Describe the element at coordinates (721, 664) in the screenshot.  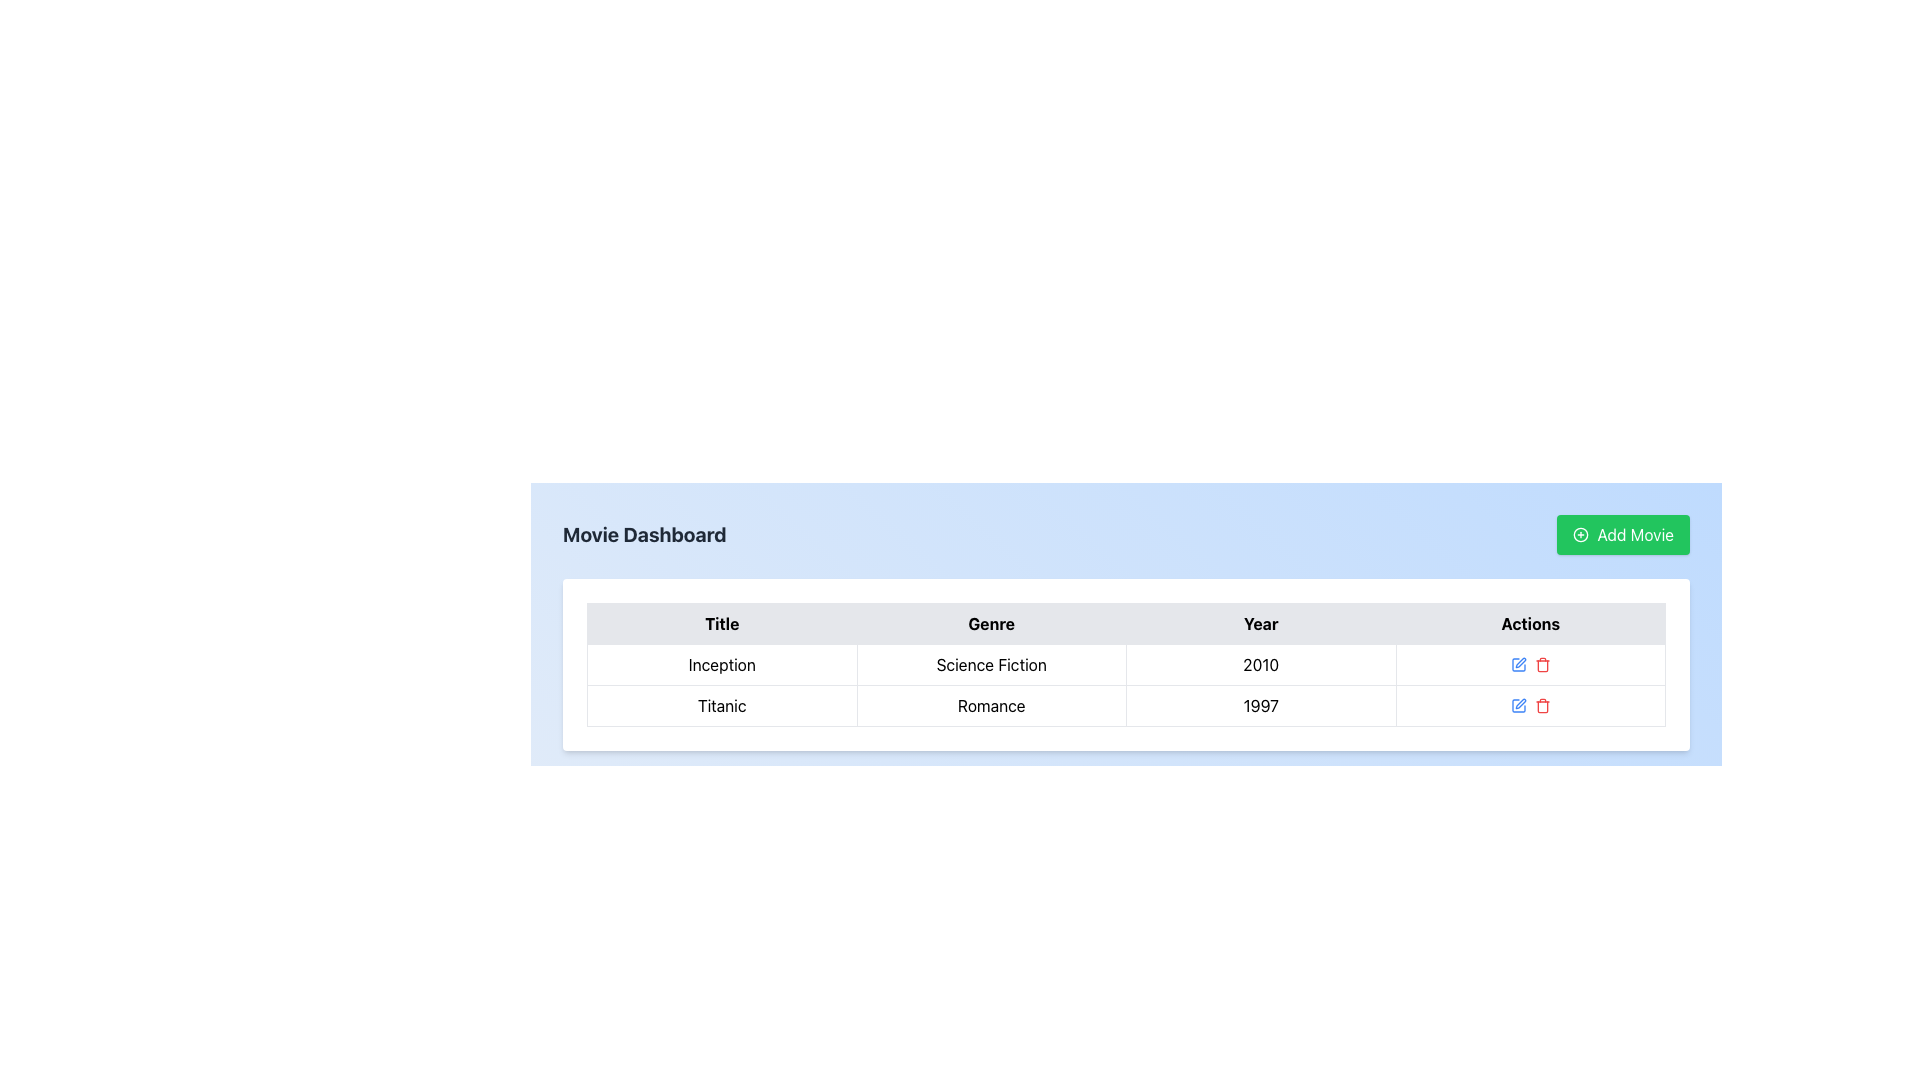
I see `the text label that signifies the title of the movie 'Inception' in the first row of the table within the 'Title' column` at that location.